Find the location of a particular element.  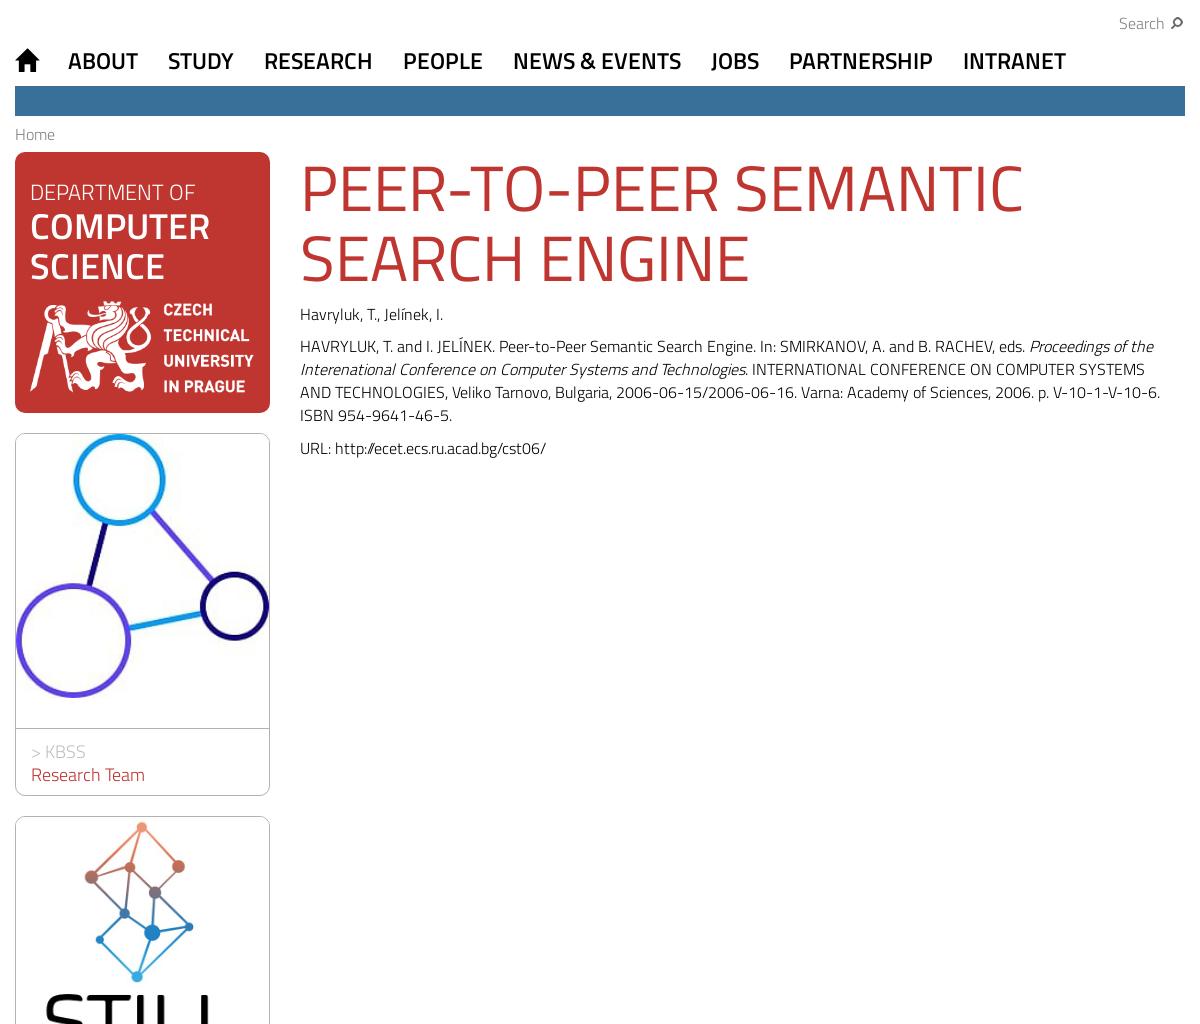

'Home' is located at coordinates (15, 133).